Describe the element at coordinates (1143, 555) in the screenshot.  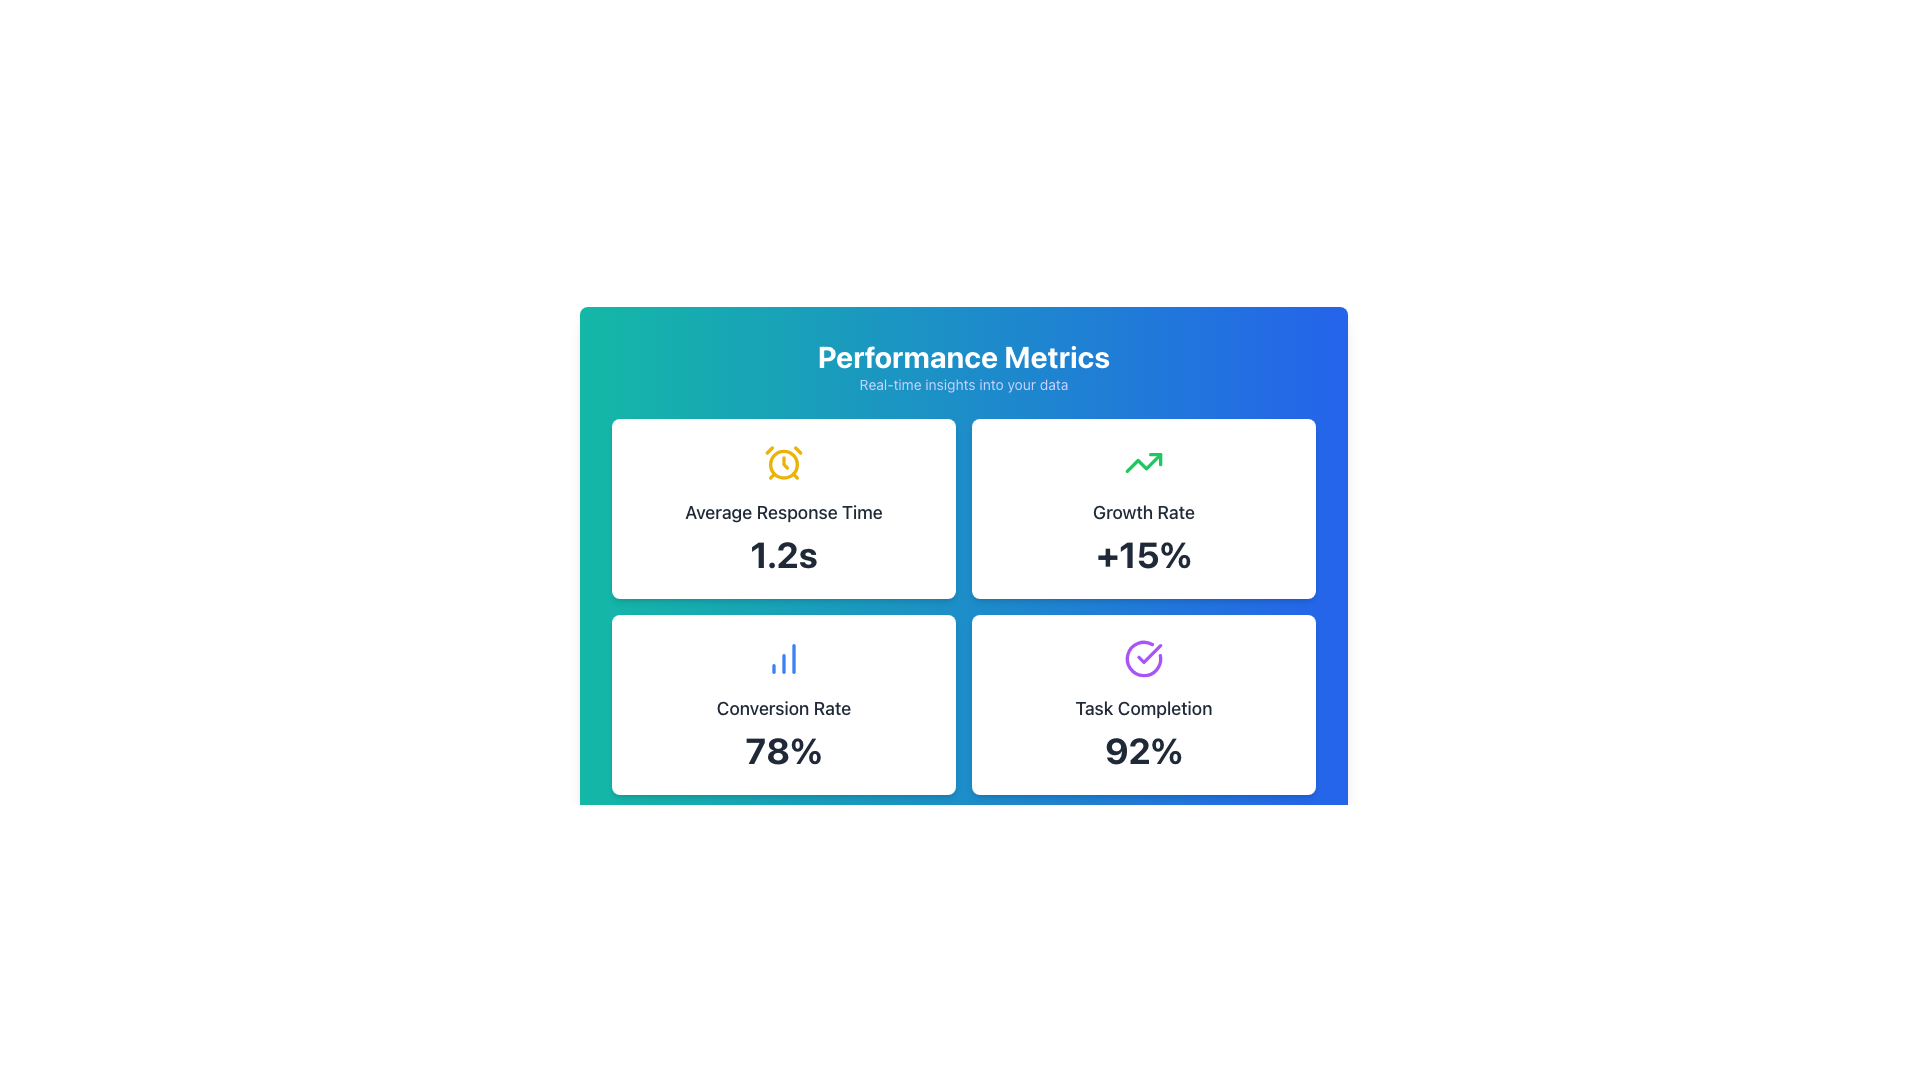
I see `the KPI label displaying the growth rate percentage located in the bottom section of the 'Growth Rate' card in the top-right quadrant of the four-card grid` at that location.